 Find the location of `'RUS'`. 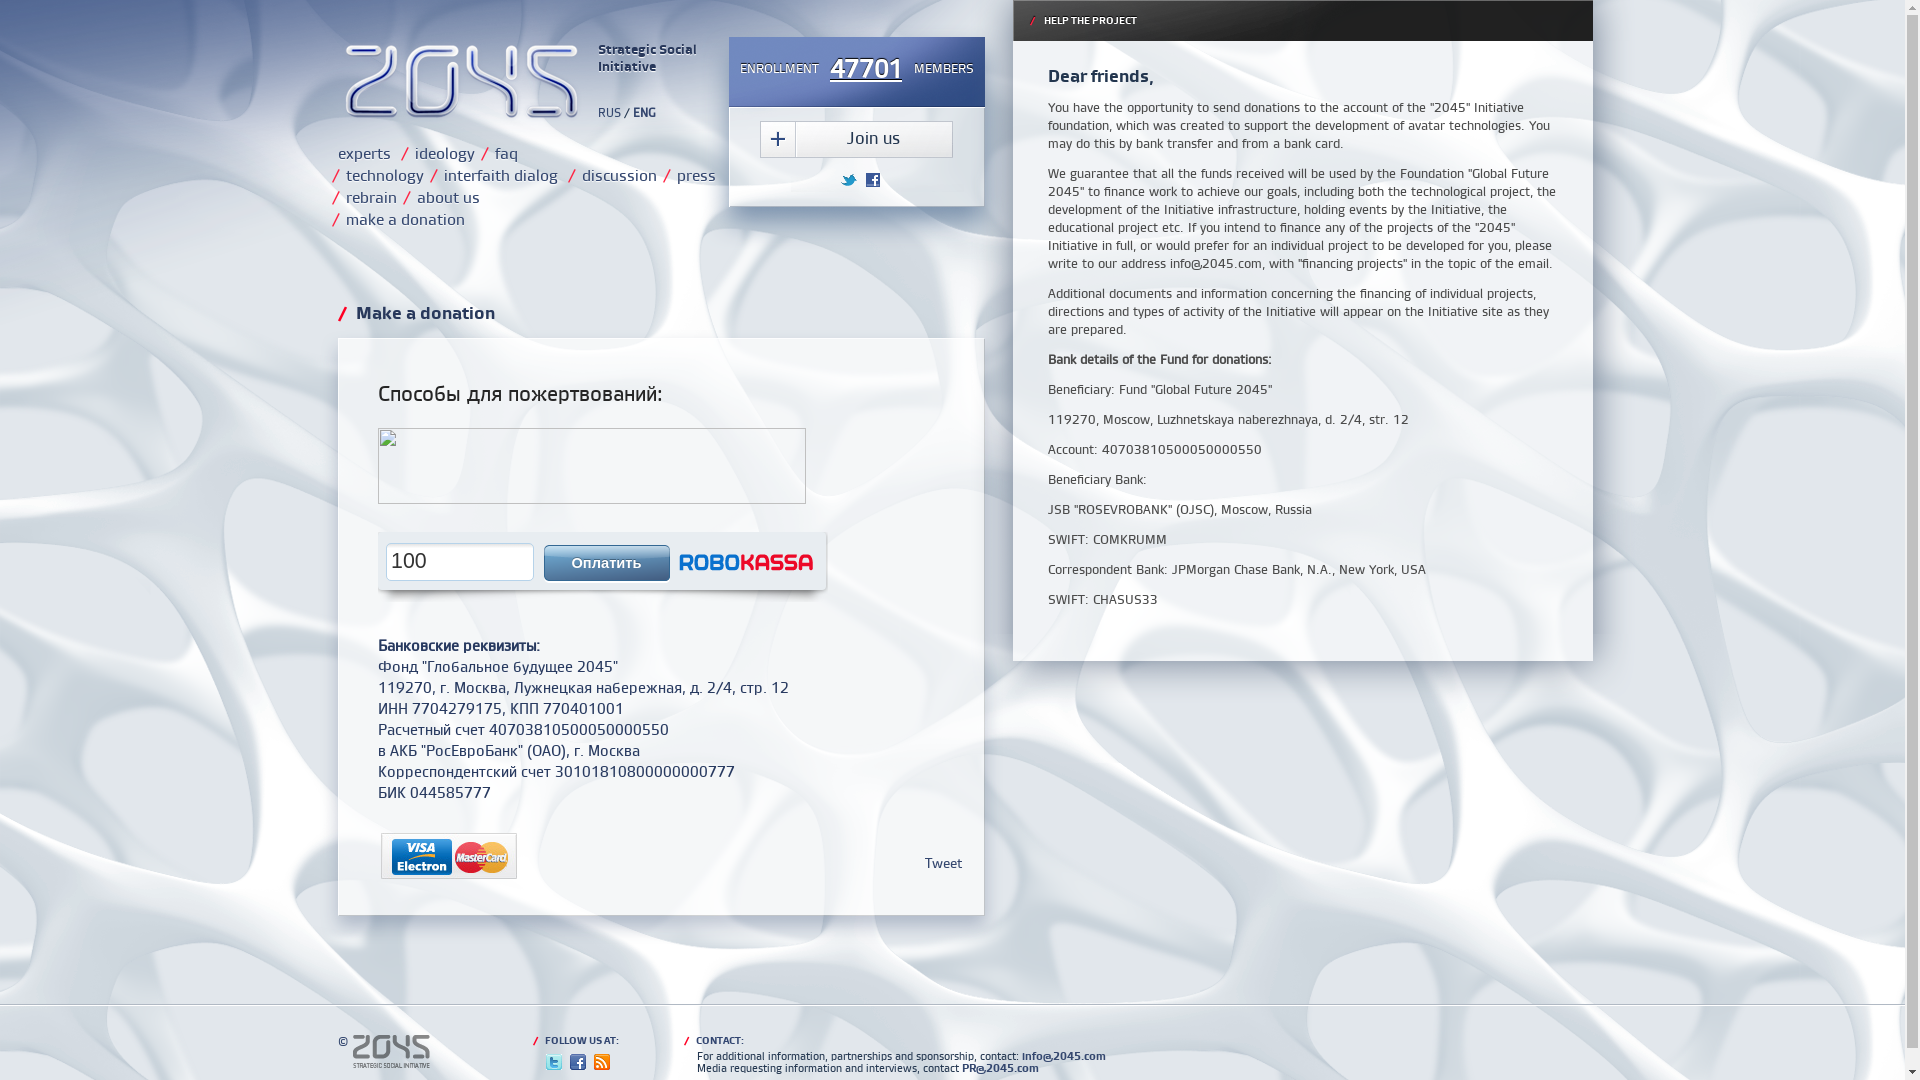

'RUS' is located at coordinates (608, 112).